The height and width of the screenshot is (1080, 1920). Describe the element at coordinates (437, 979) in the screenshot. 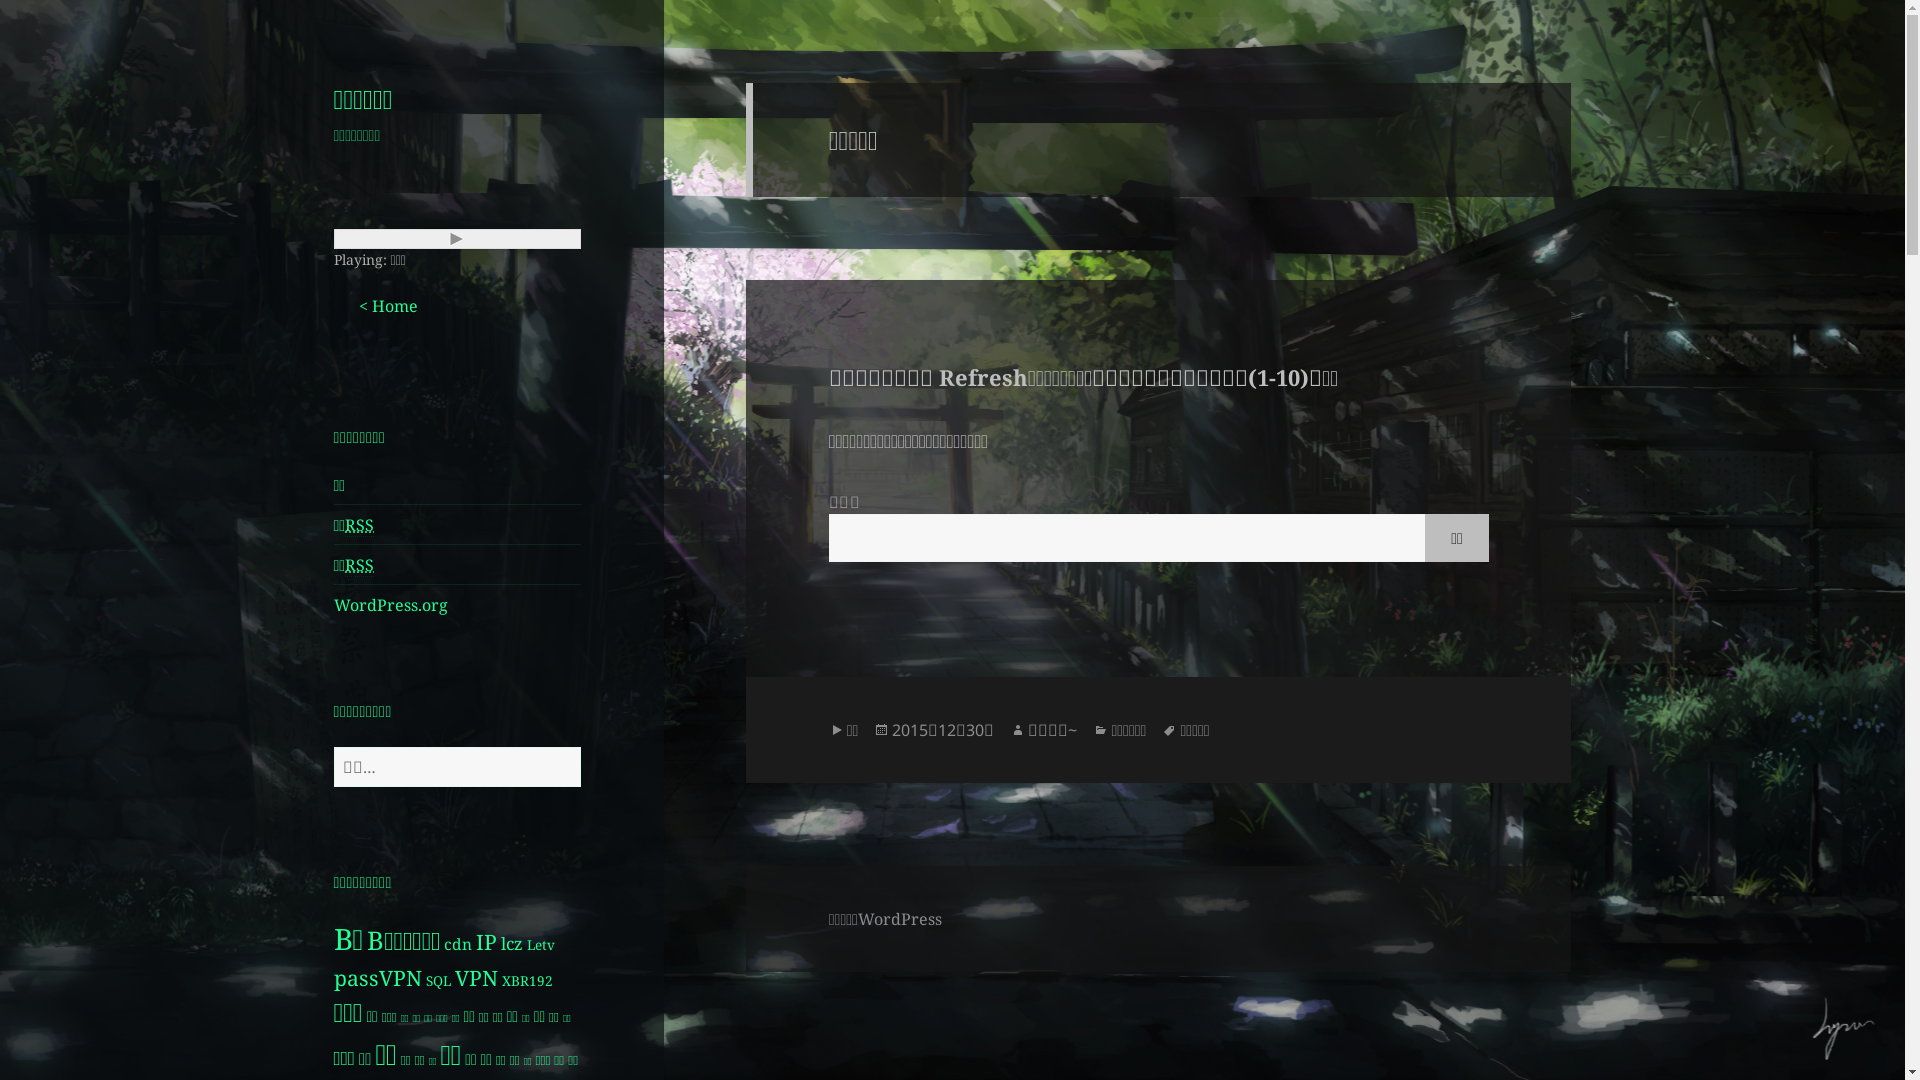

I see `'SQL'` at that location.